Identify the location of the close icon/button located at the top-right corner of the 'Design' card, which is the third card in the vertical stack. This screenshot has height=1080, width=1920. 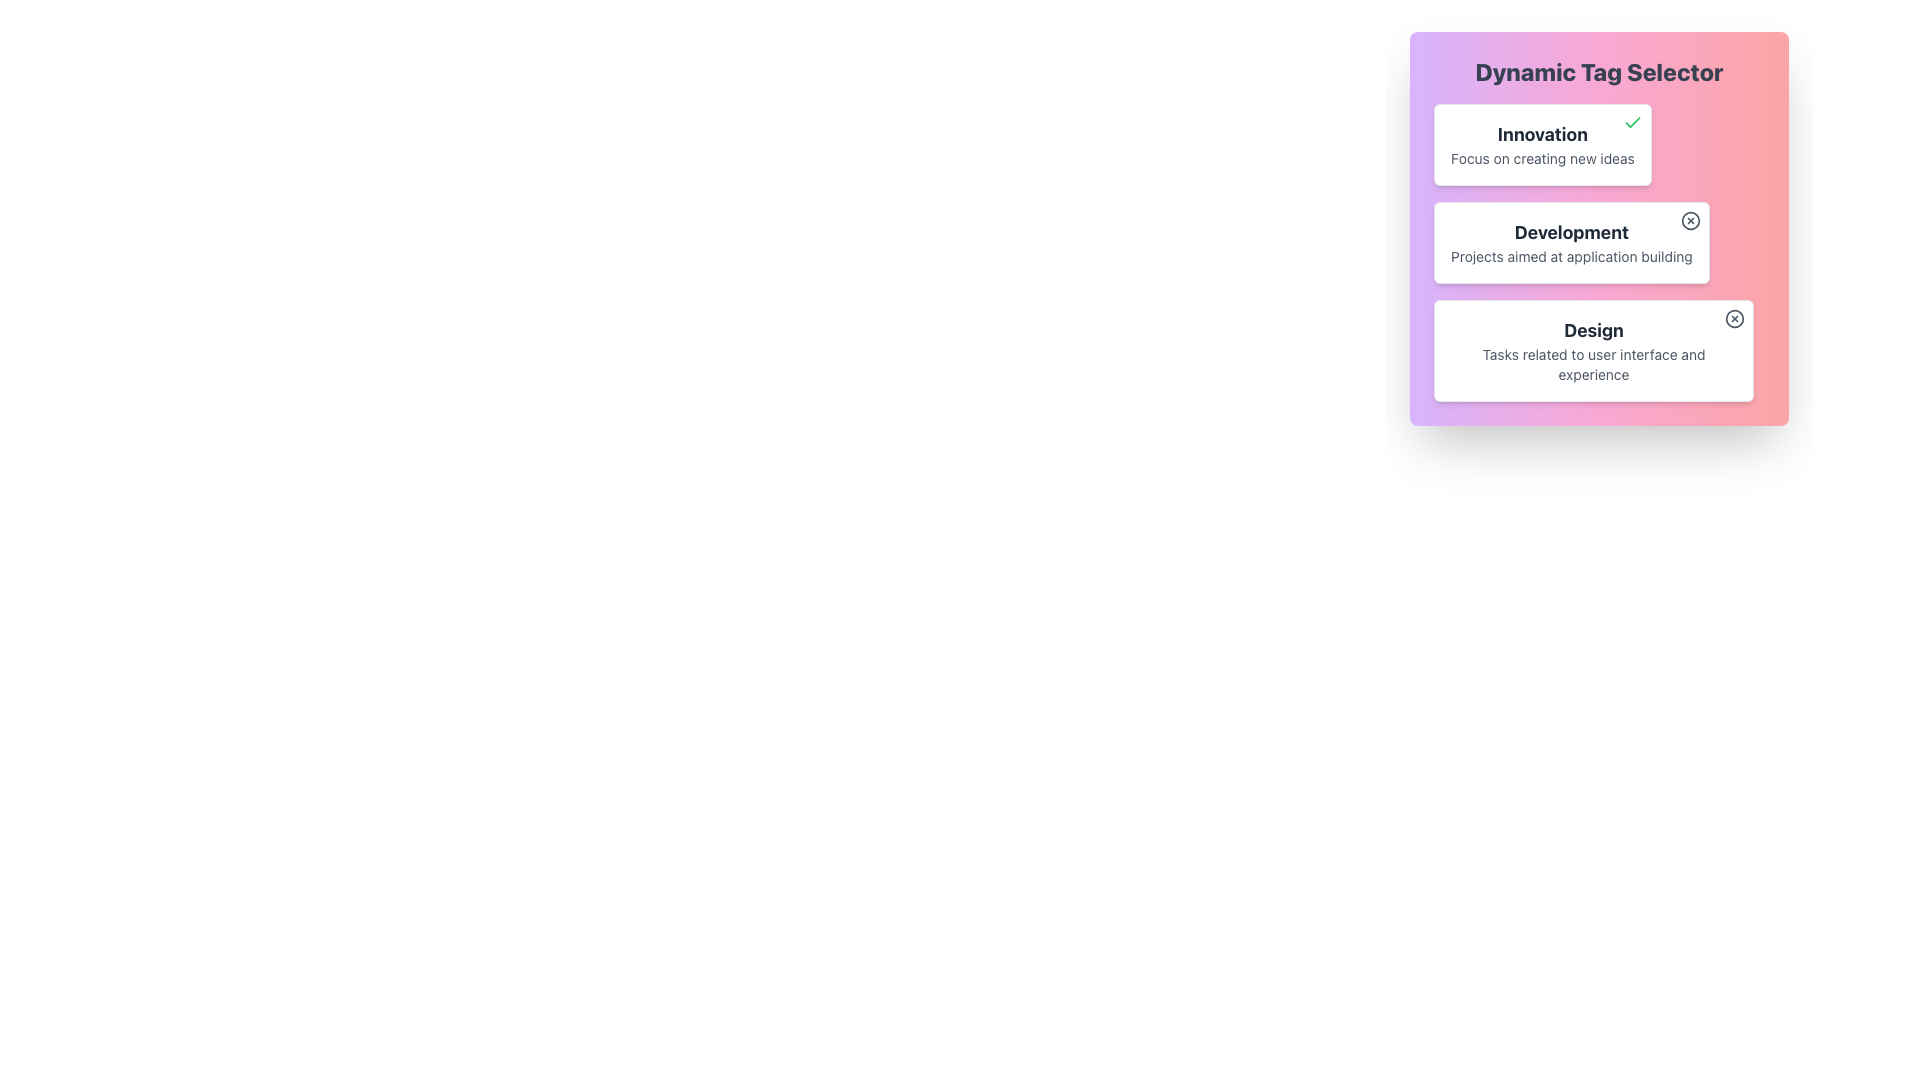
(1733, 318).